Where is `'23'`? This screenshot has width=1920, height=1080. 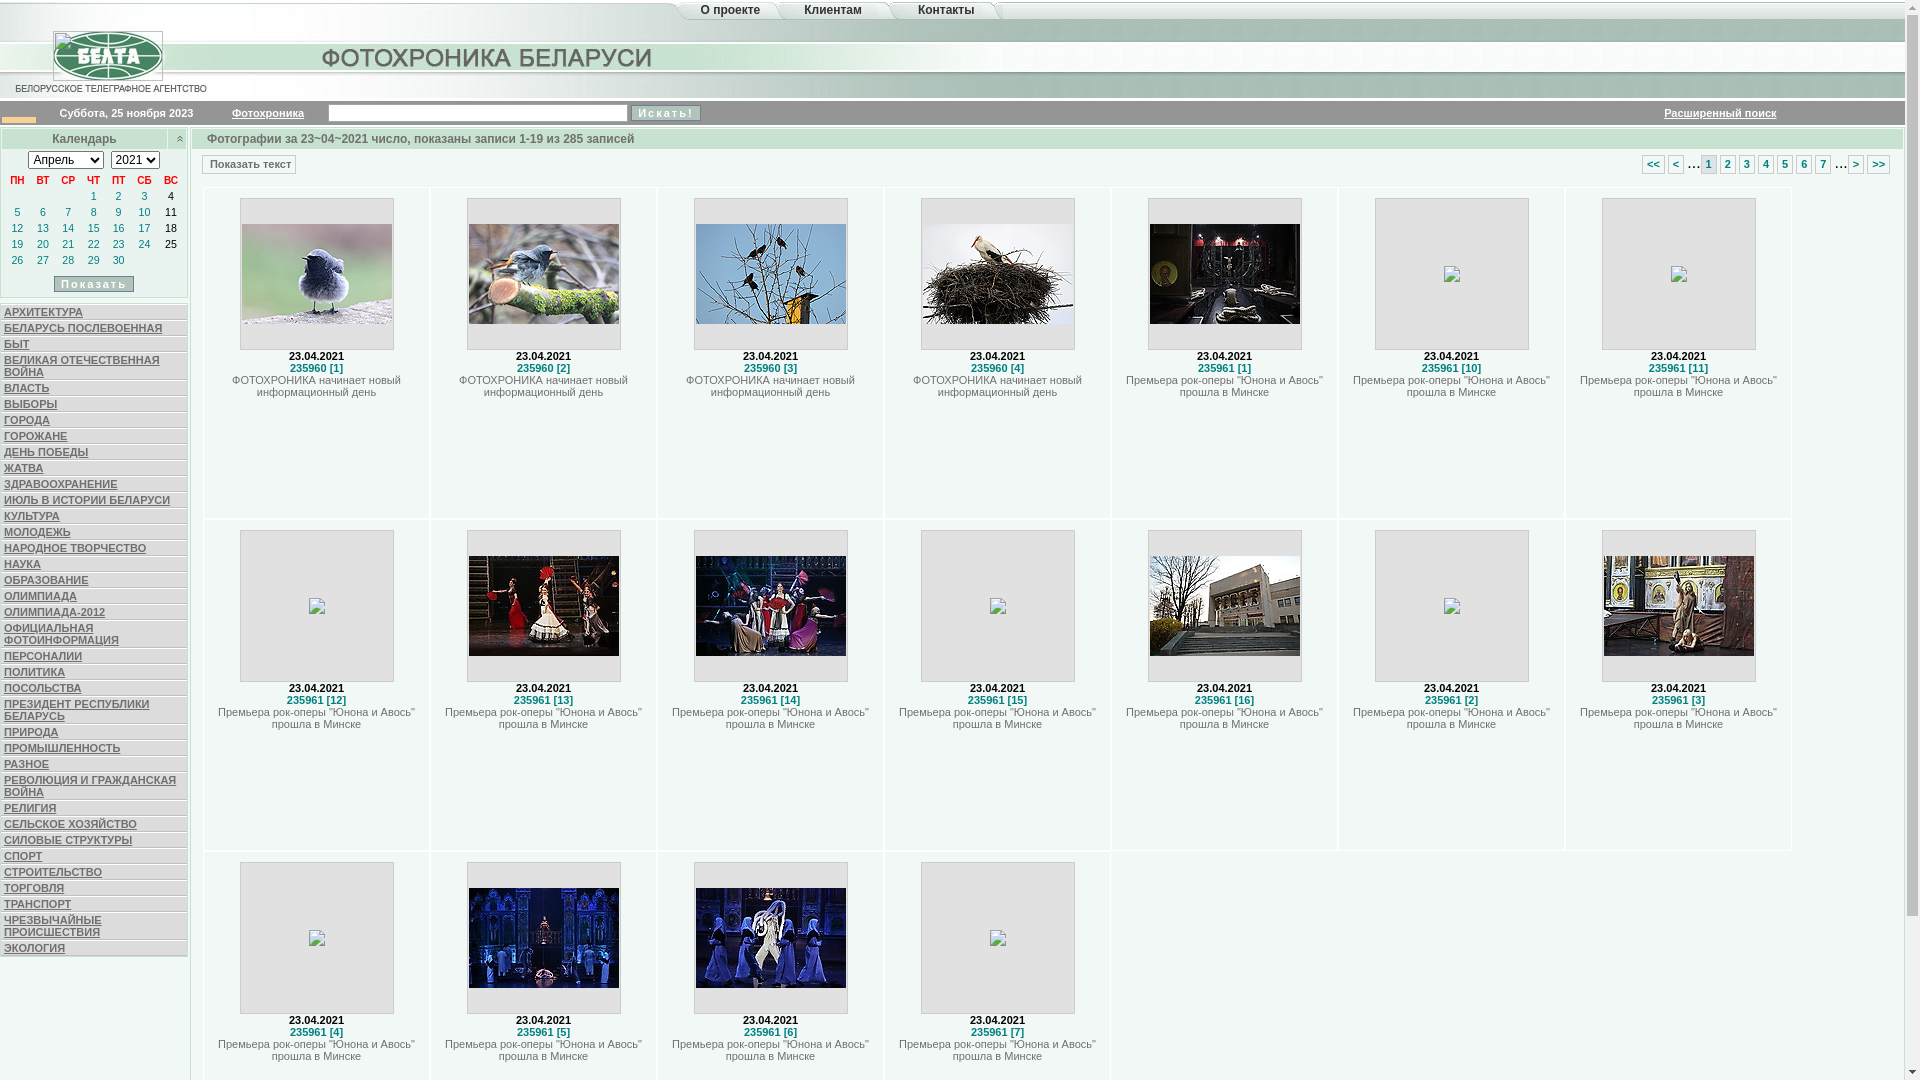 '23' is located at coordinates (118, 242).